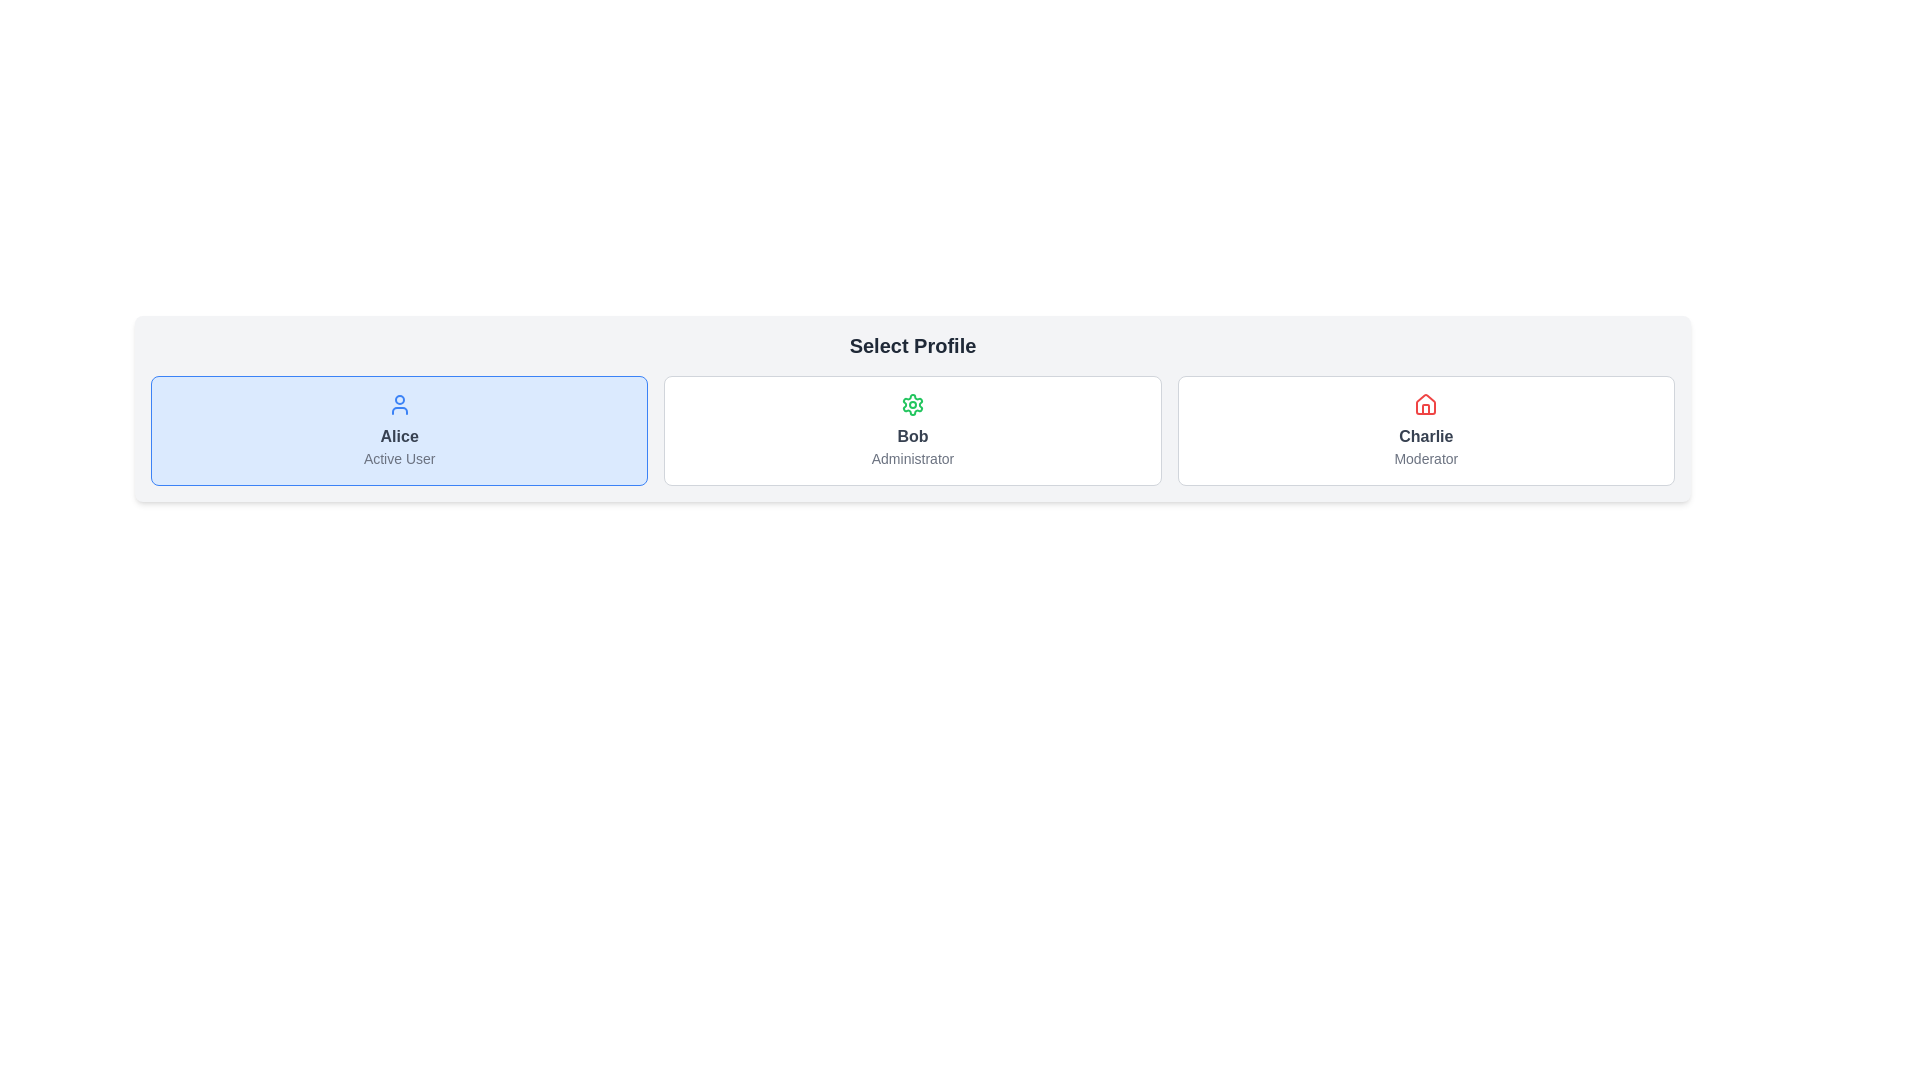  Describe the element at coordinates (399, 405) in the screenshot. I see `the user profile SVG icon located in the leftmost section of a row of profile cards, positioned above the labels 'Alice' and 'Active User'` at that location.